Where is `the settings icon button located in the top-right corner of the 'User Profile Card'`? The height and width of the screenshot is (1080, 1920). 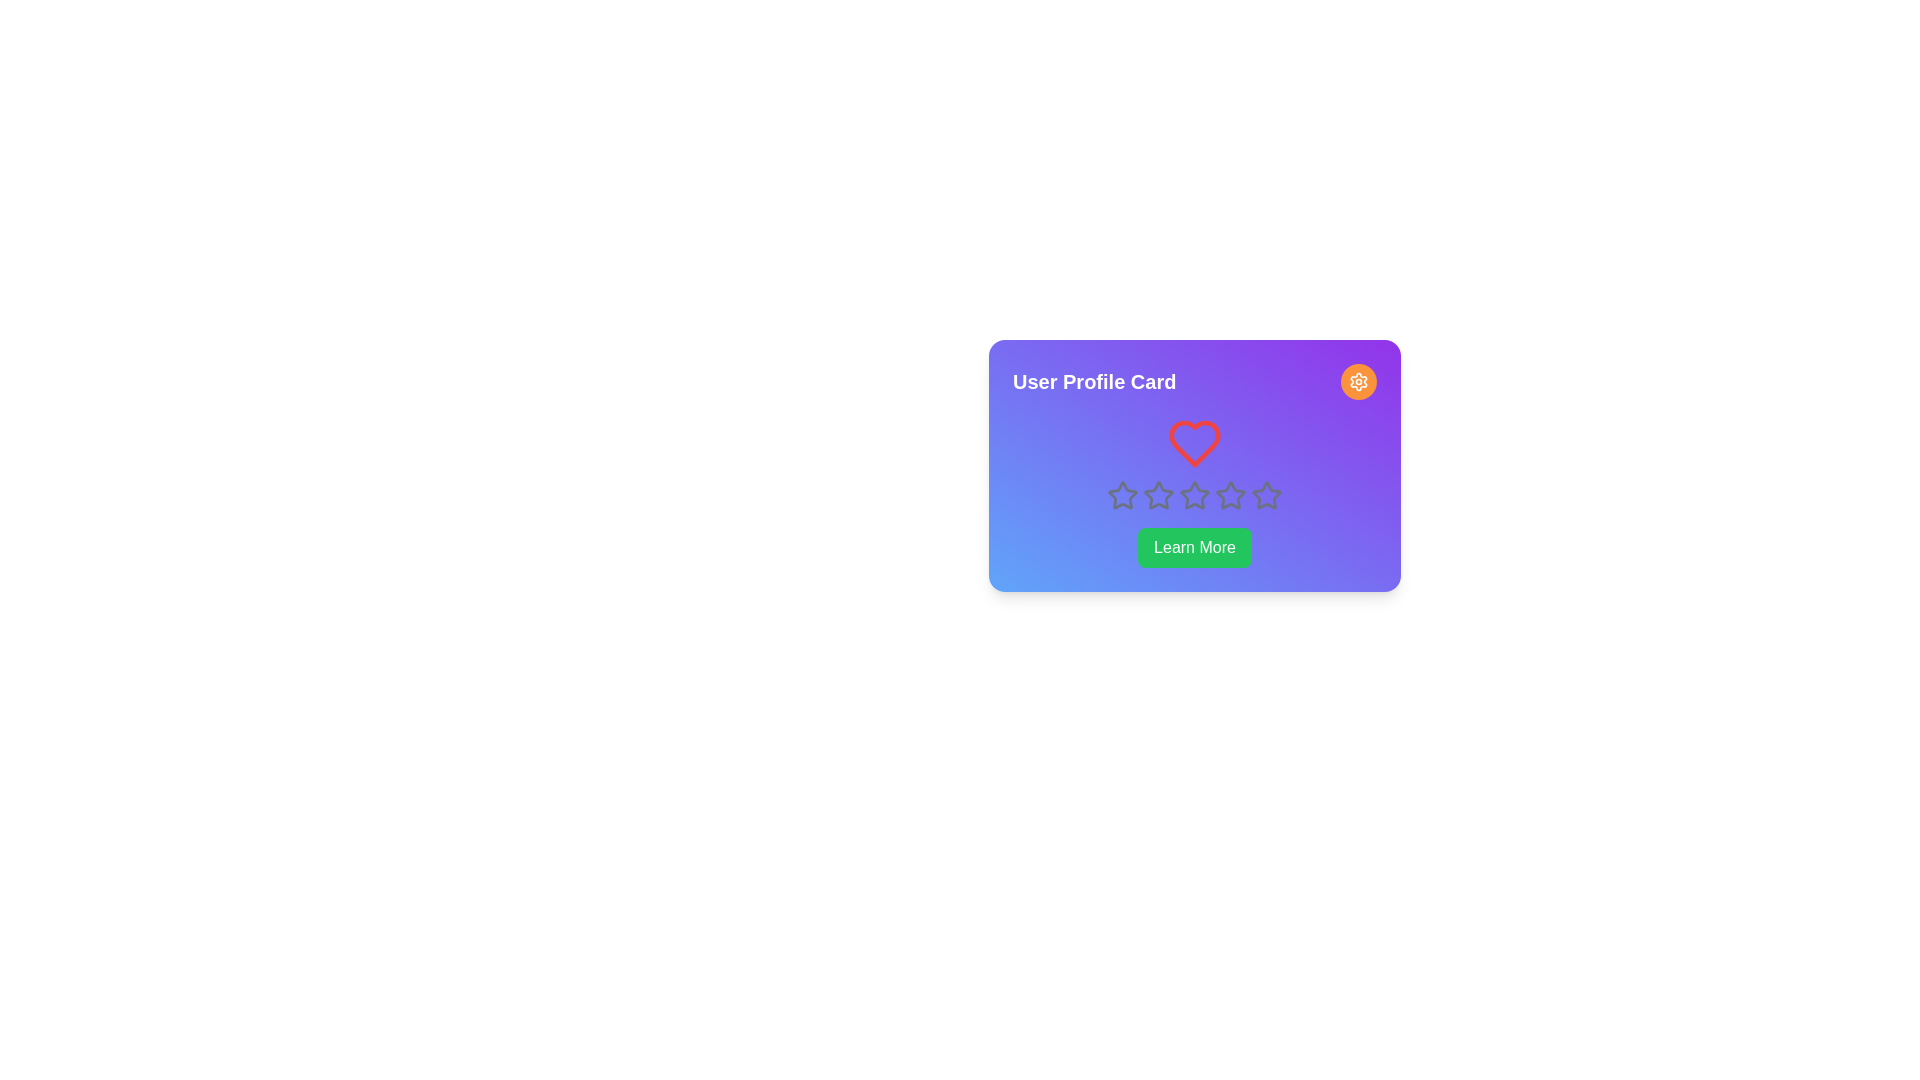 the settings icon button located in the top-right corner of the 'User Profile Card' is located at coordinates (1358, 381).